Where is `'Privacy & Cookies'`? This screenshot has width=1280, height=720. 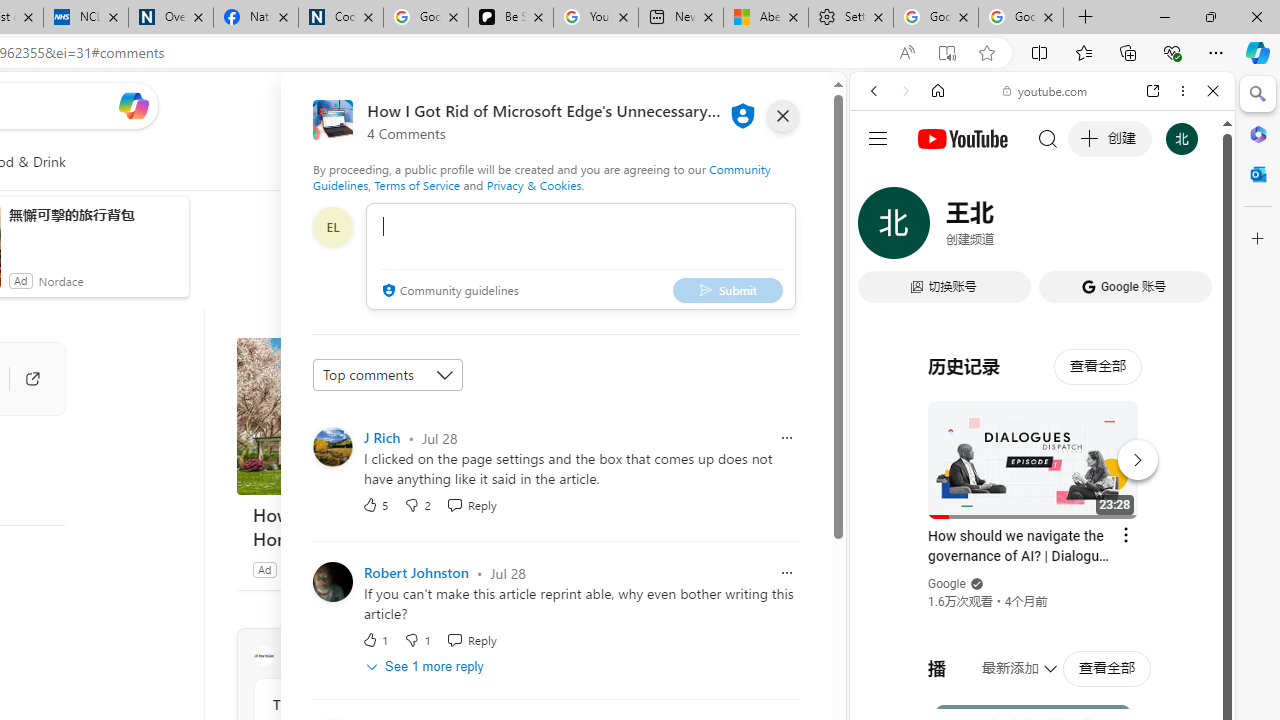
'Privacy & Cookies' is located at coordinates (534, 185).